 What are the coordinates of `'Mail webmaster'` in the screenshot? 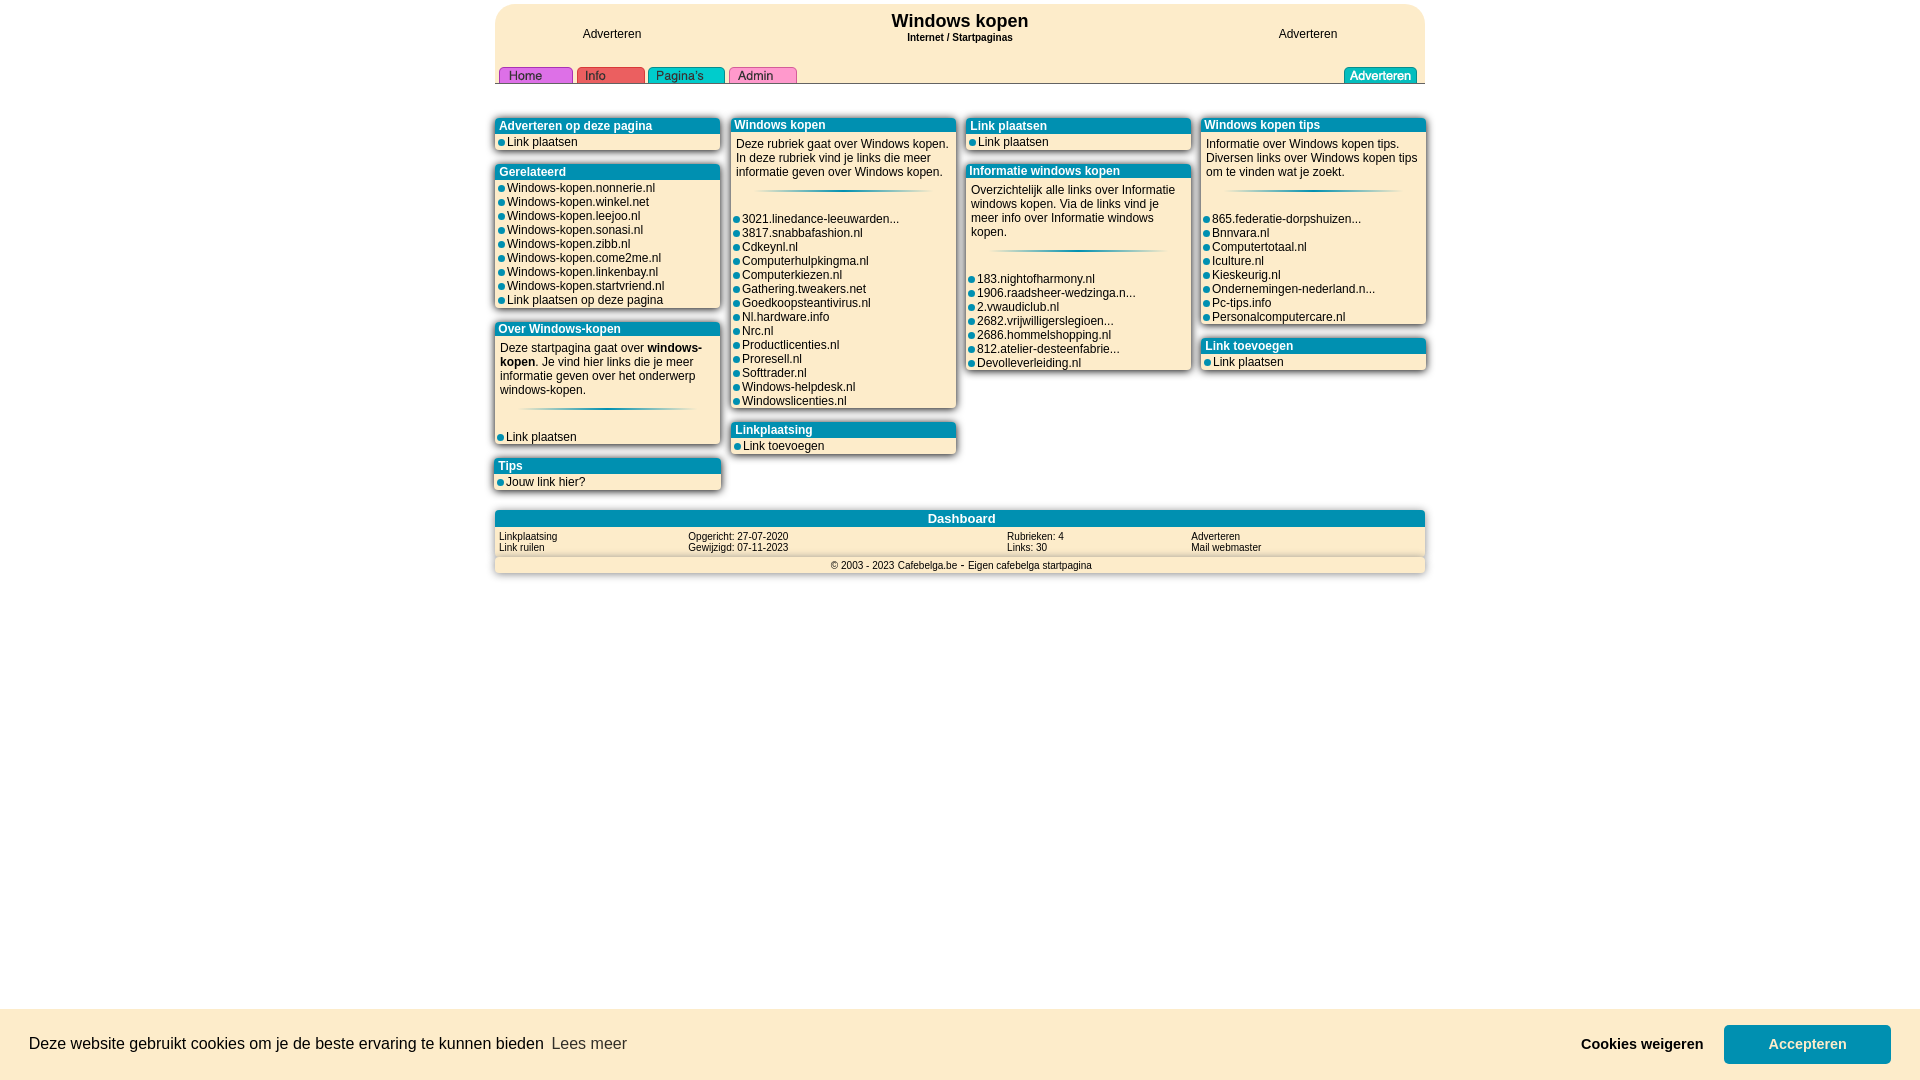 It's located at (1224, 547).